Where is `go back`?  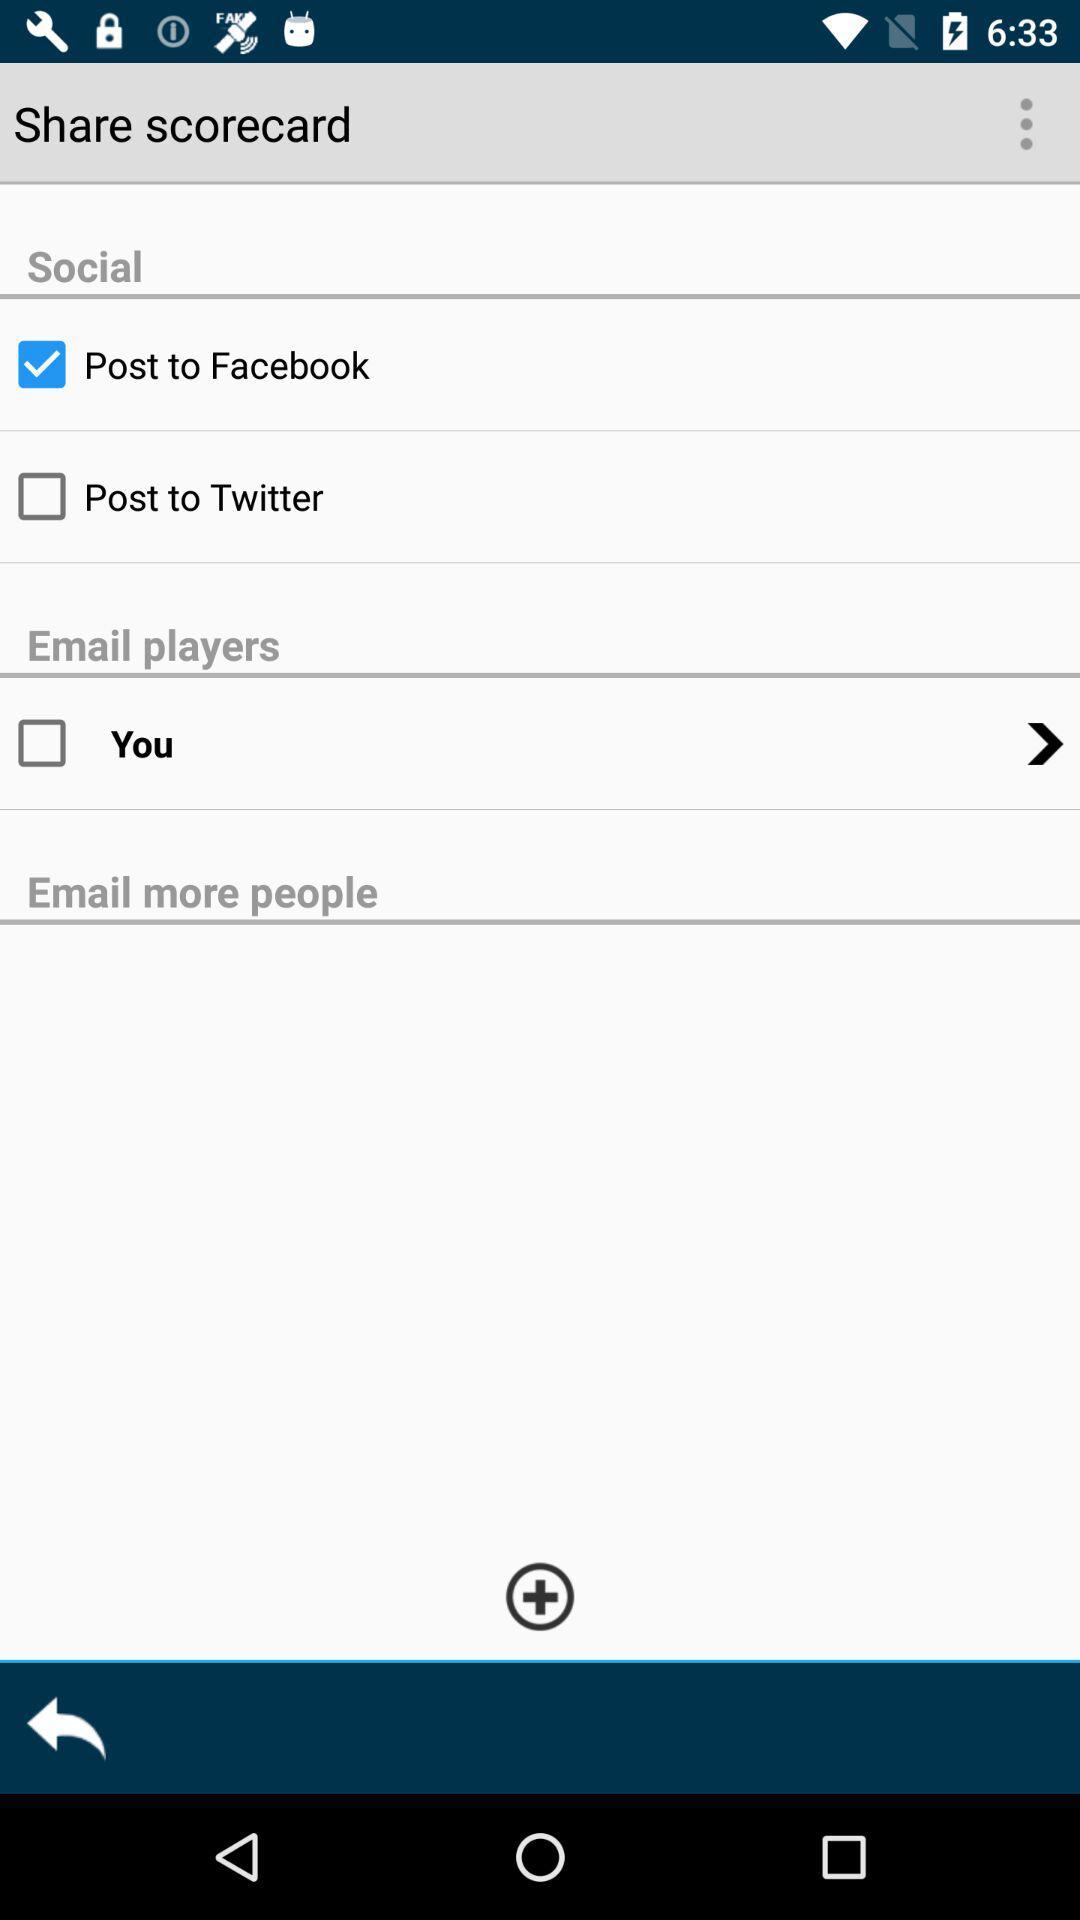 go back is located at coordinates (64, 1727).